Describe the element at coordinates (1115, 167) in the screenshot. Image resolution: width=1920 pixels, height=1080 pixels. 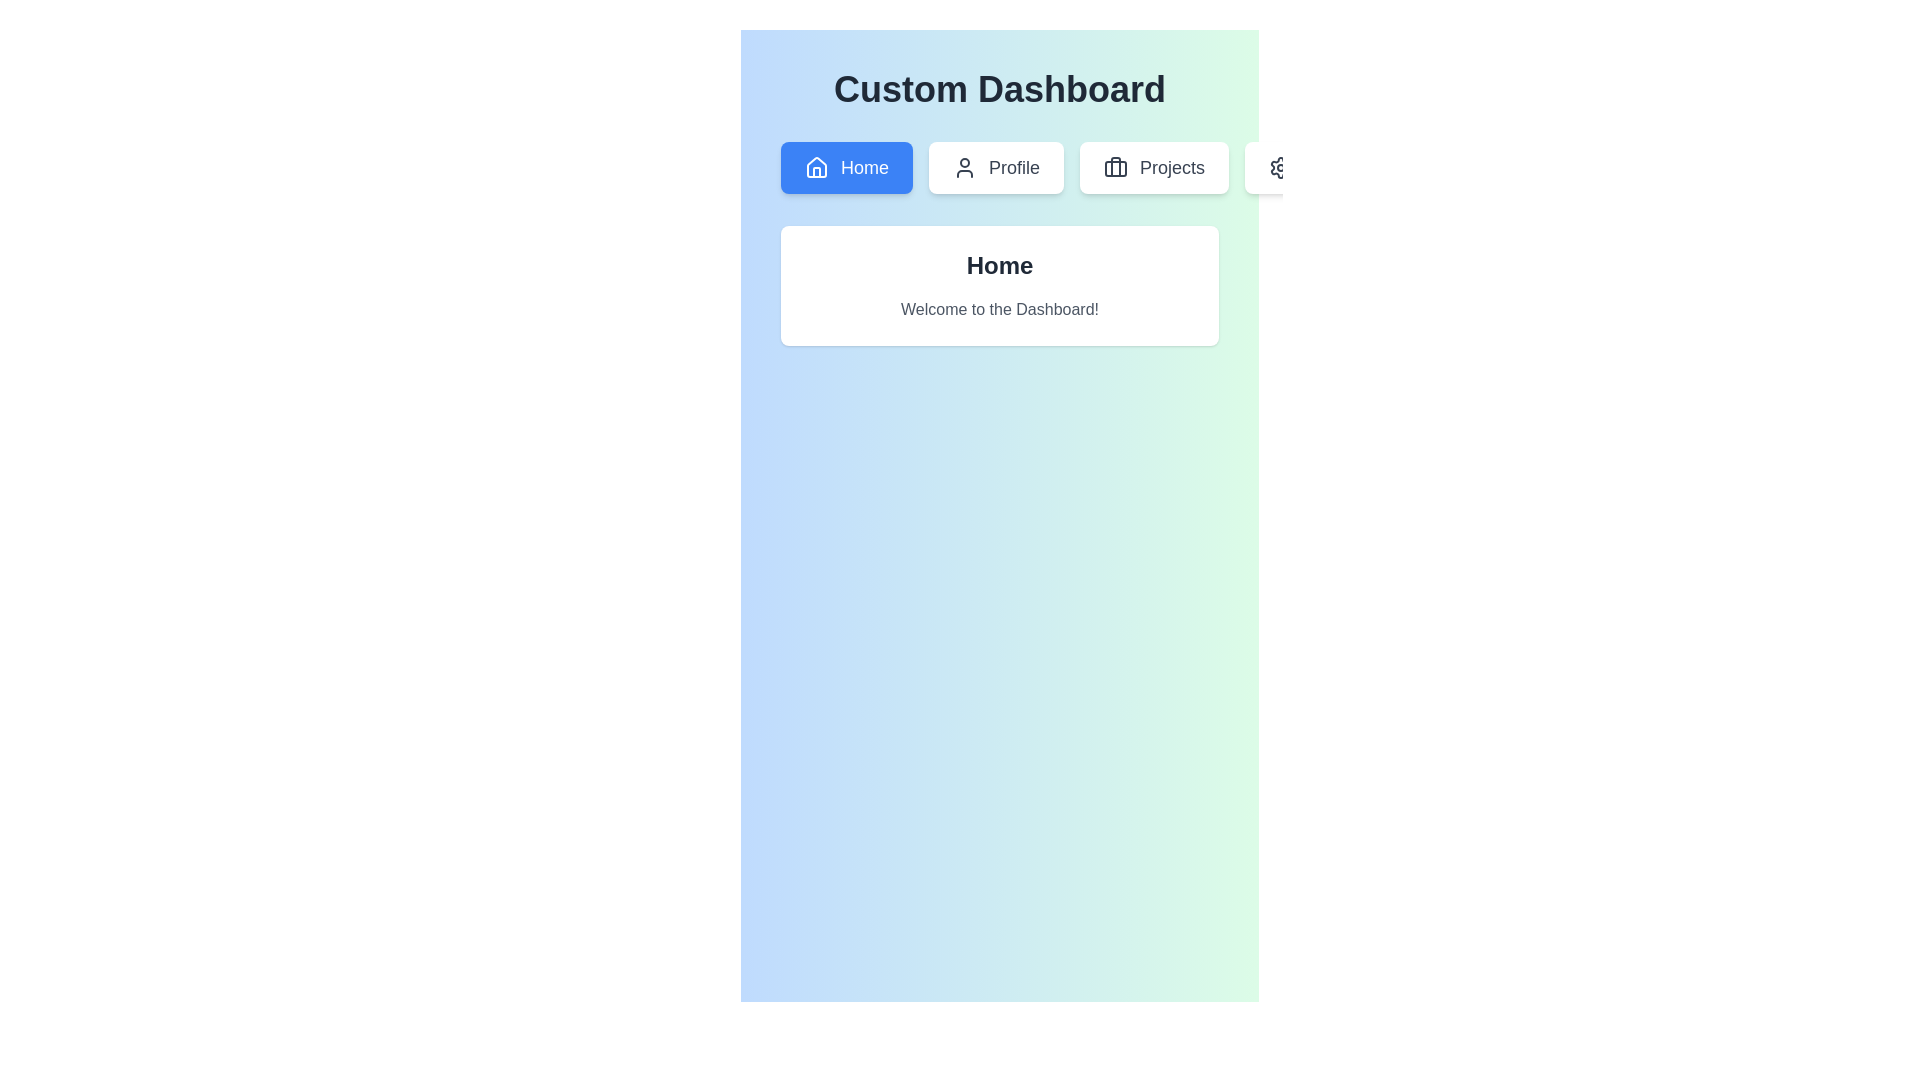
I see `the 'Projects' icon in the navigation bar` at that location.